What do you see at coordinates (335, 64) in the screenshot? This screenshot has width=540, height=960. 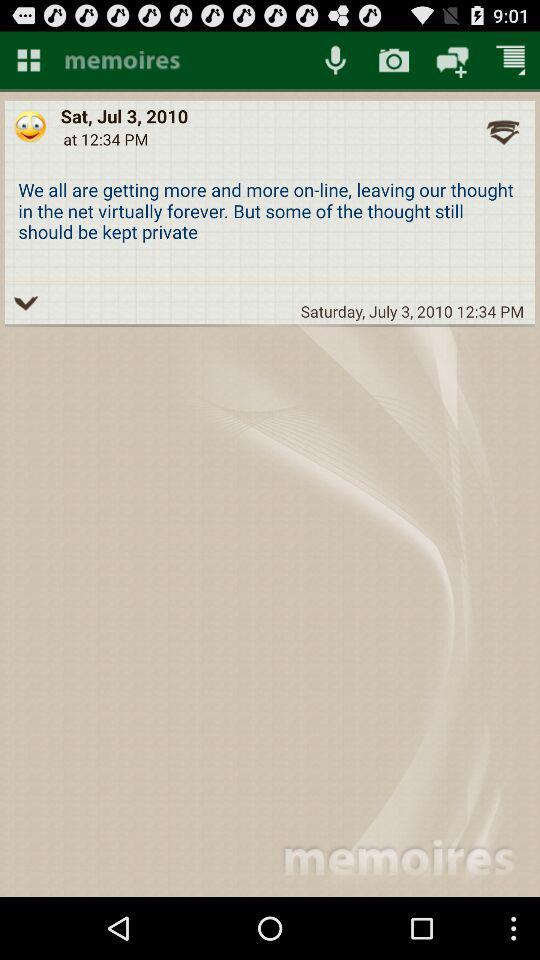 I see `the microphone icon` at bounding box center [335, 64].